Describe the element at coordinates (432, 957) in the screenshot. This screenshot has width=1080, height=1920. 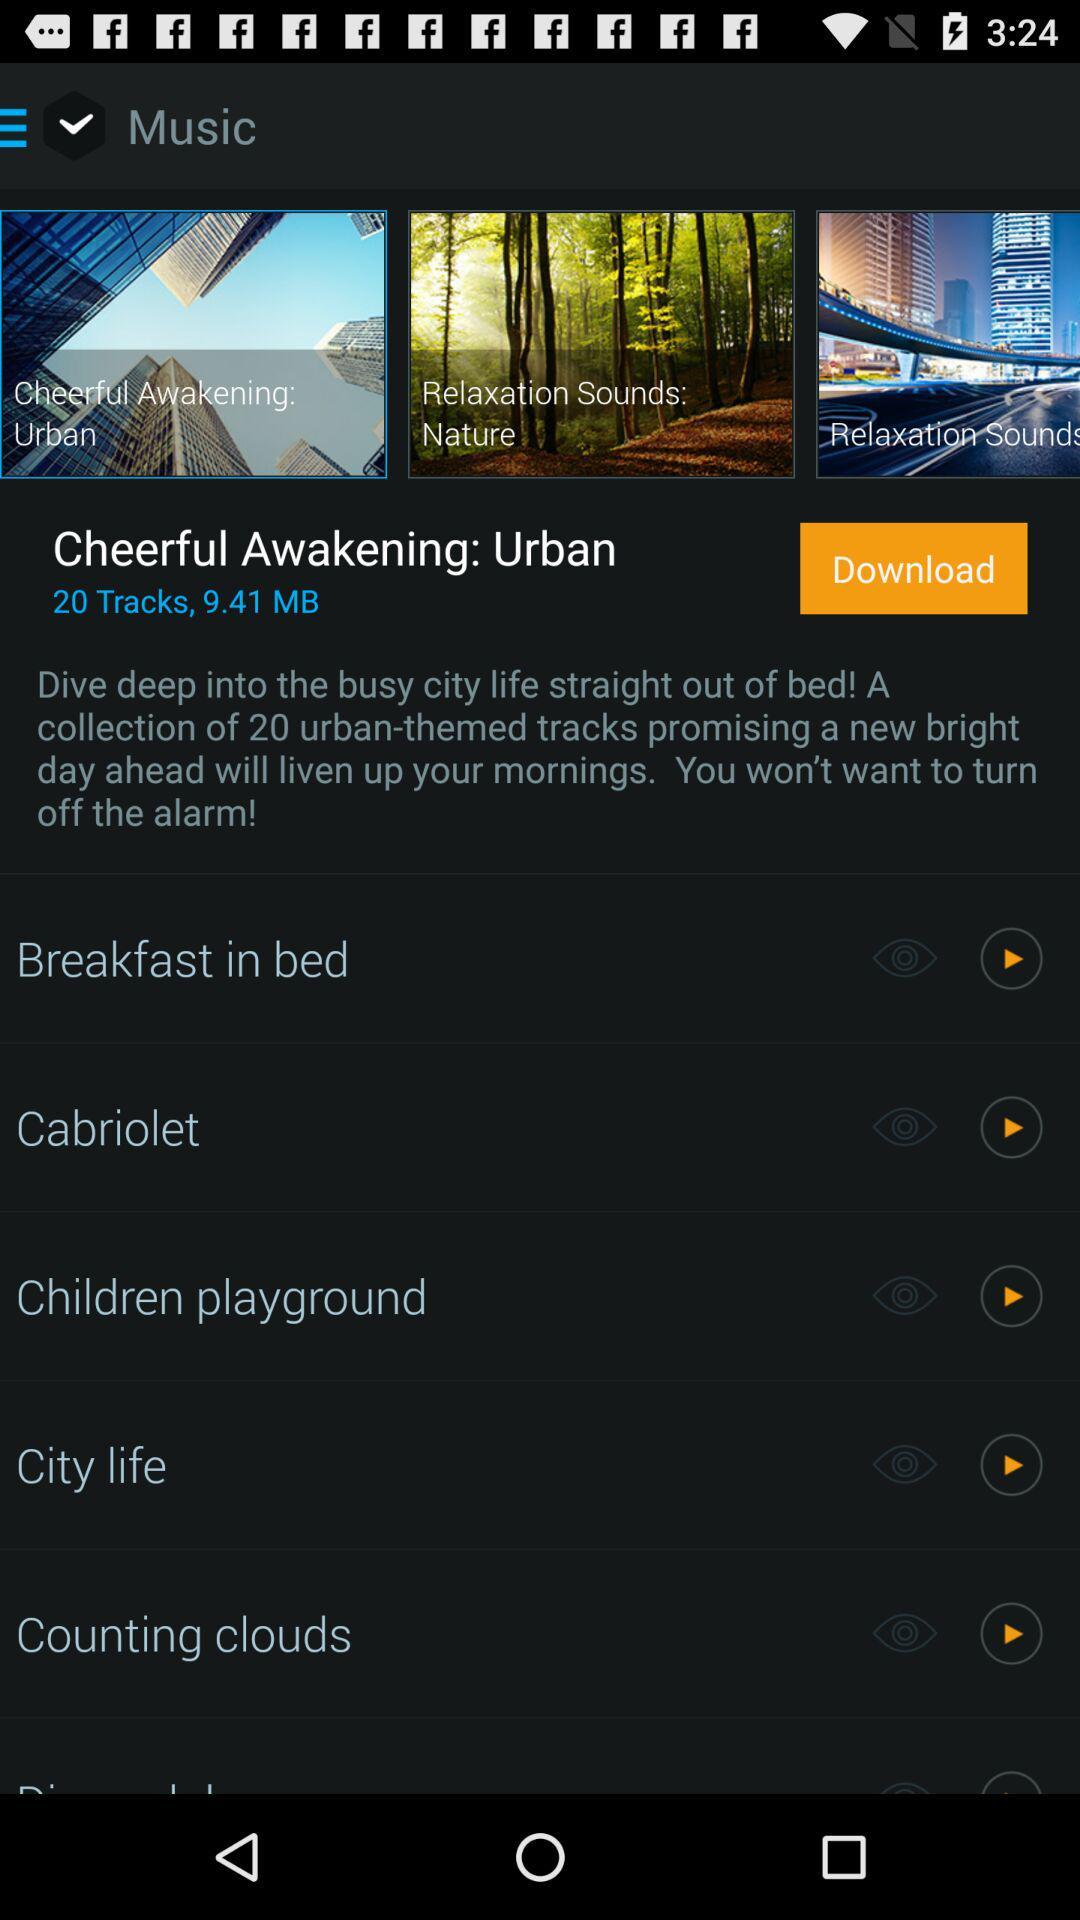
I see `the item below dive deep into item` at that location.